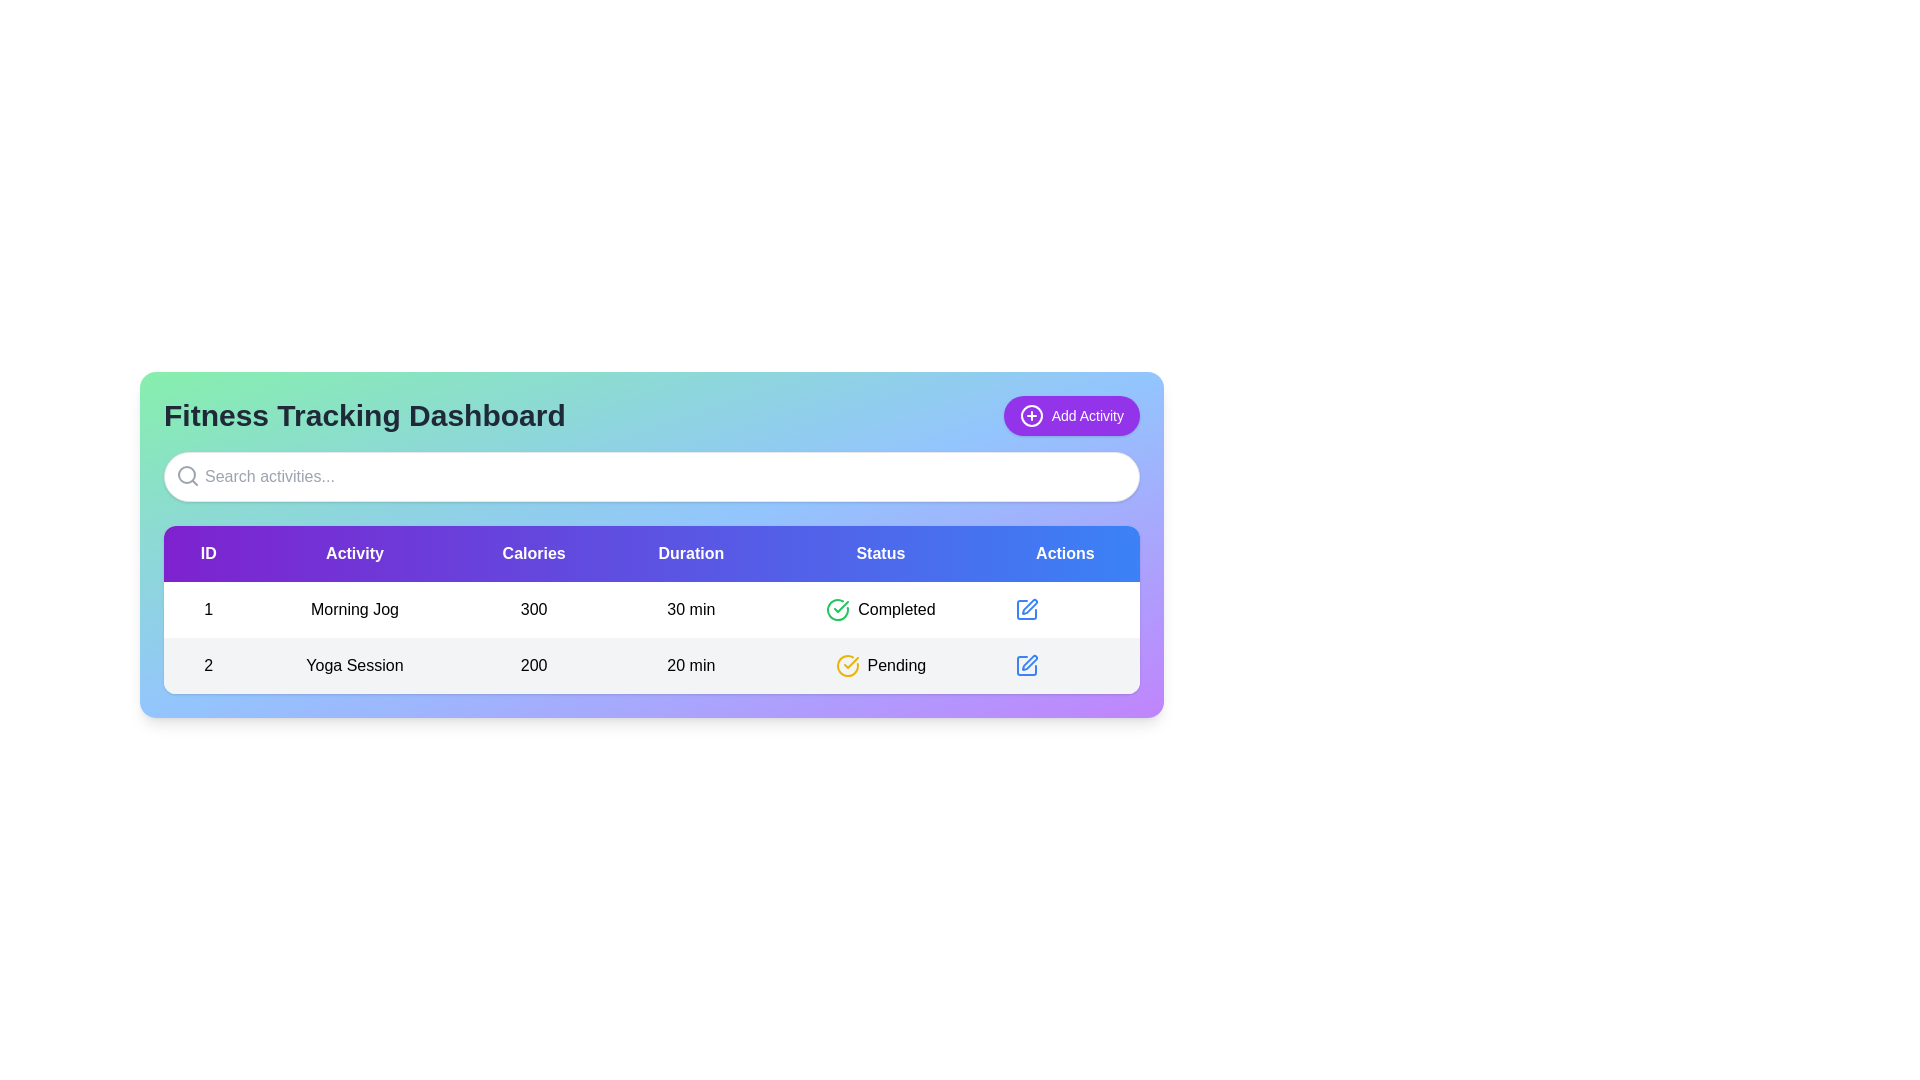 The height and width of the screenshot is (1080, 1920). Describe the element at coordinates (880, 608) in the screenshot. I see `the Status indicator that displays a checkmark icon and the label 'Completed', located in the first row of the Status column adjacent to the '30 min' element and the 'Edit' action button` at that location.